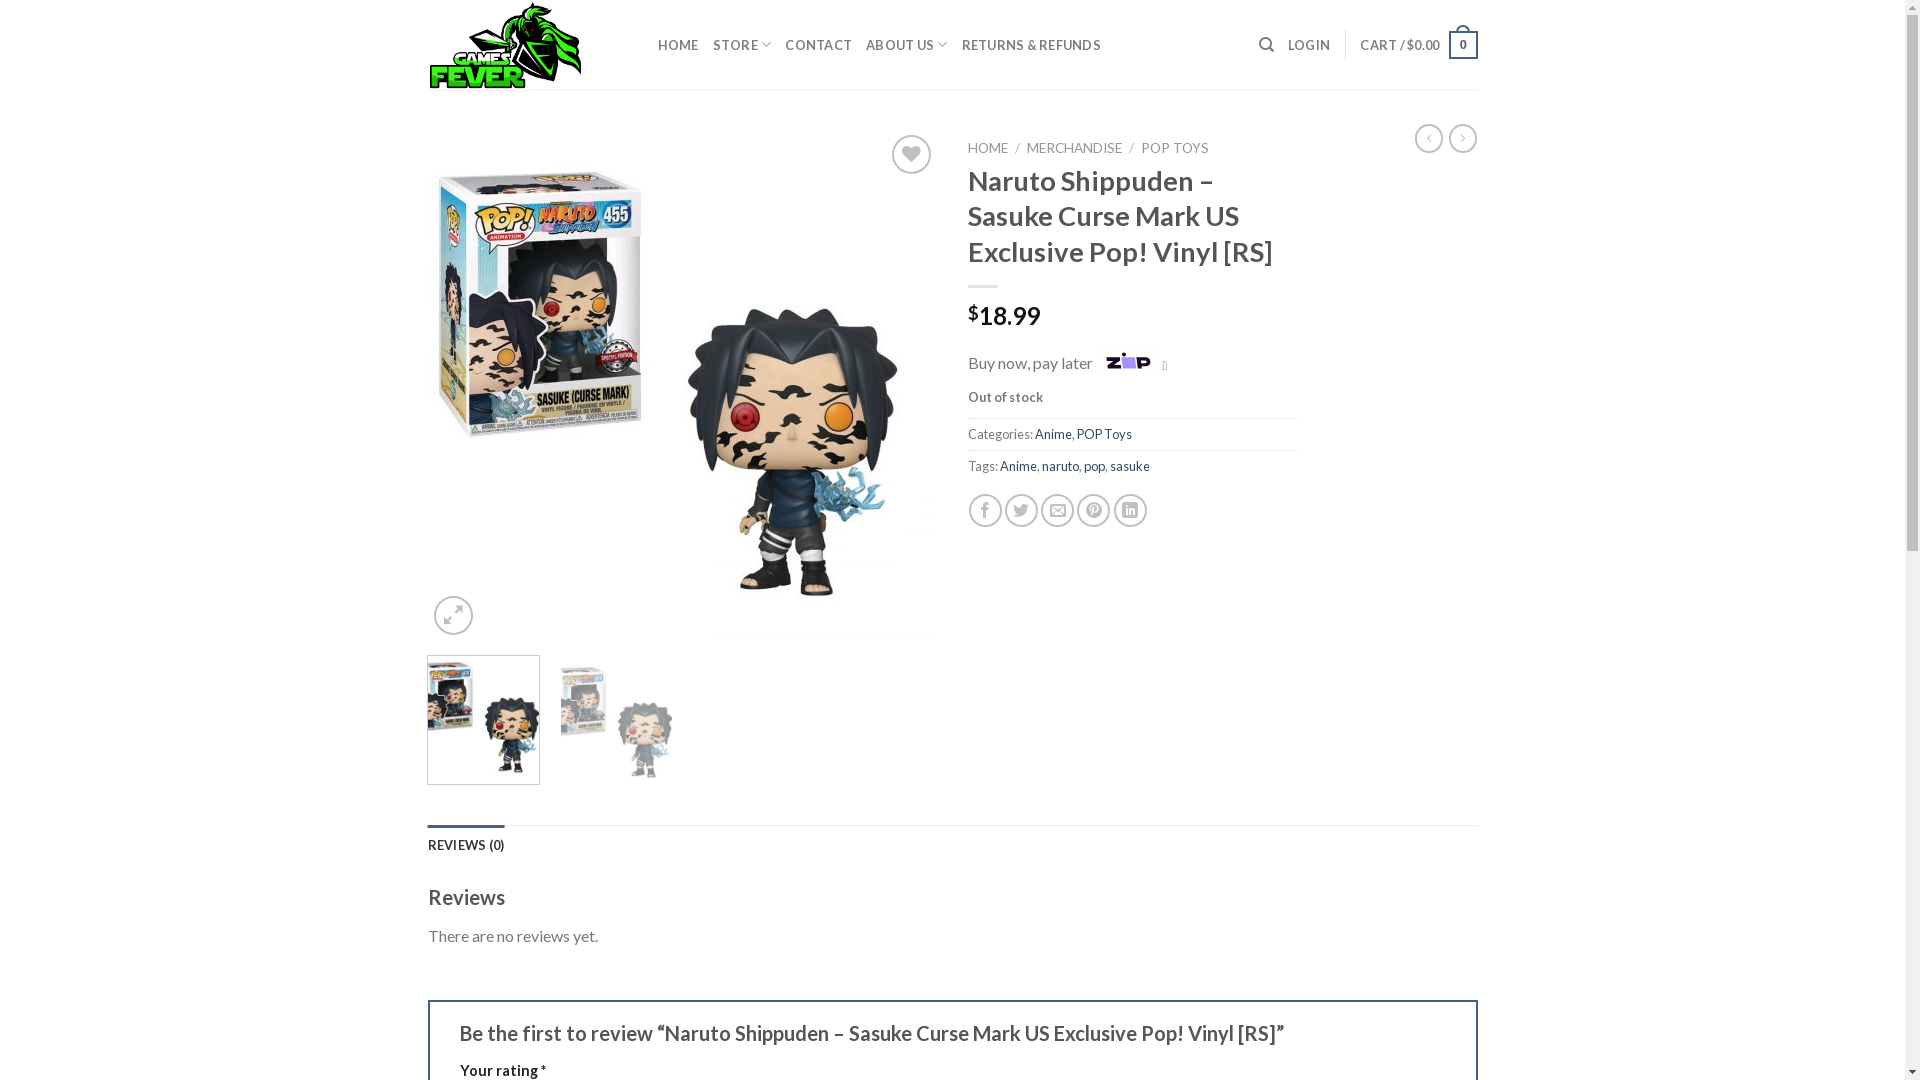  I want to click on 'LOGIN', so click(1309, 45).